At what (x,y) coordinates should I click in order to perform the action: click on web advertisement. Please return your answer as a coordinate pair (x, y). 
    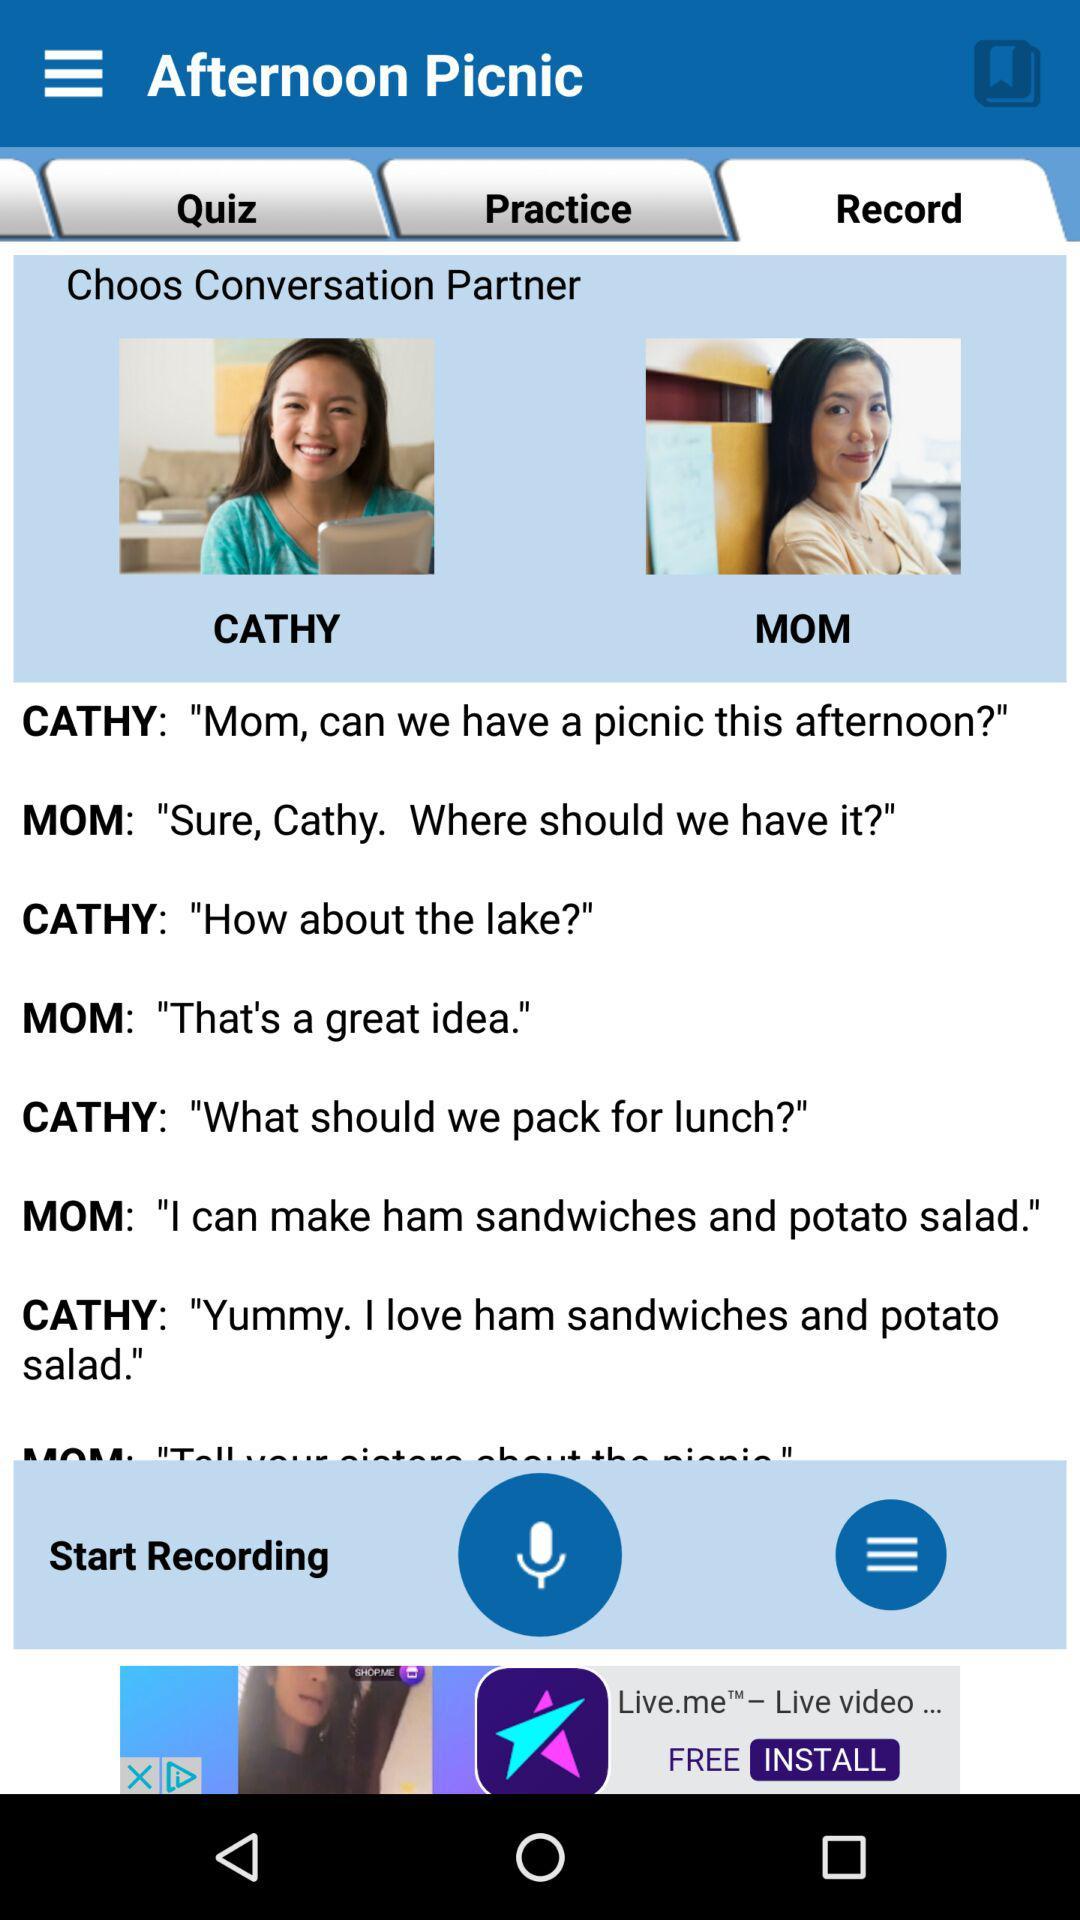
    Looking at the image, I should click on (540, 1727).